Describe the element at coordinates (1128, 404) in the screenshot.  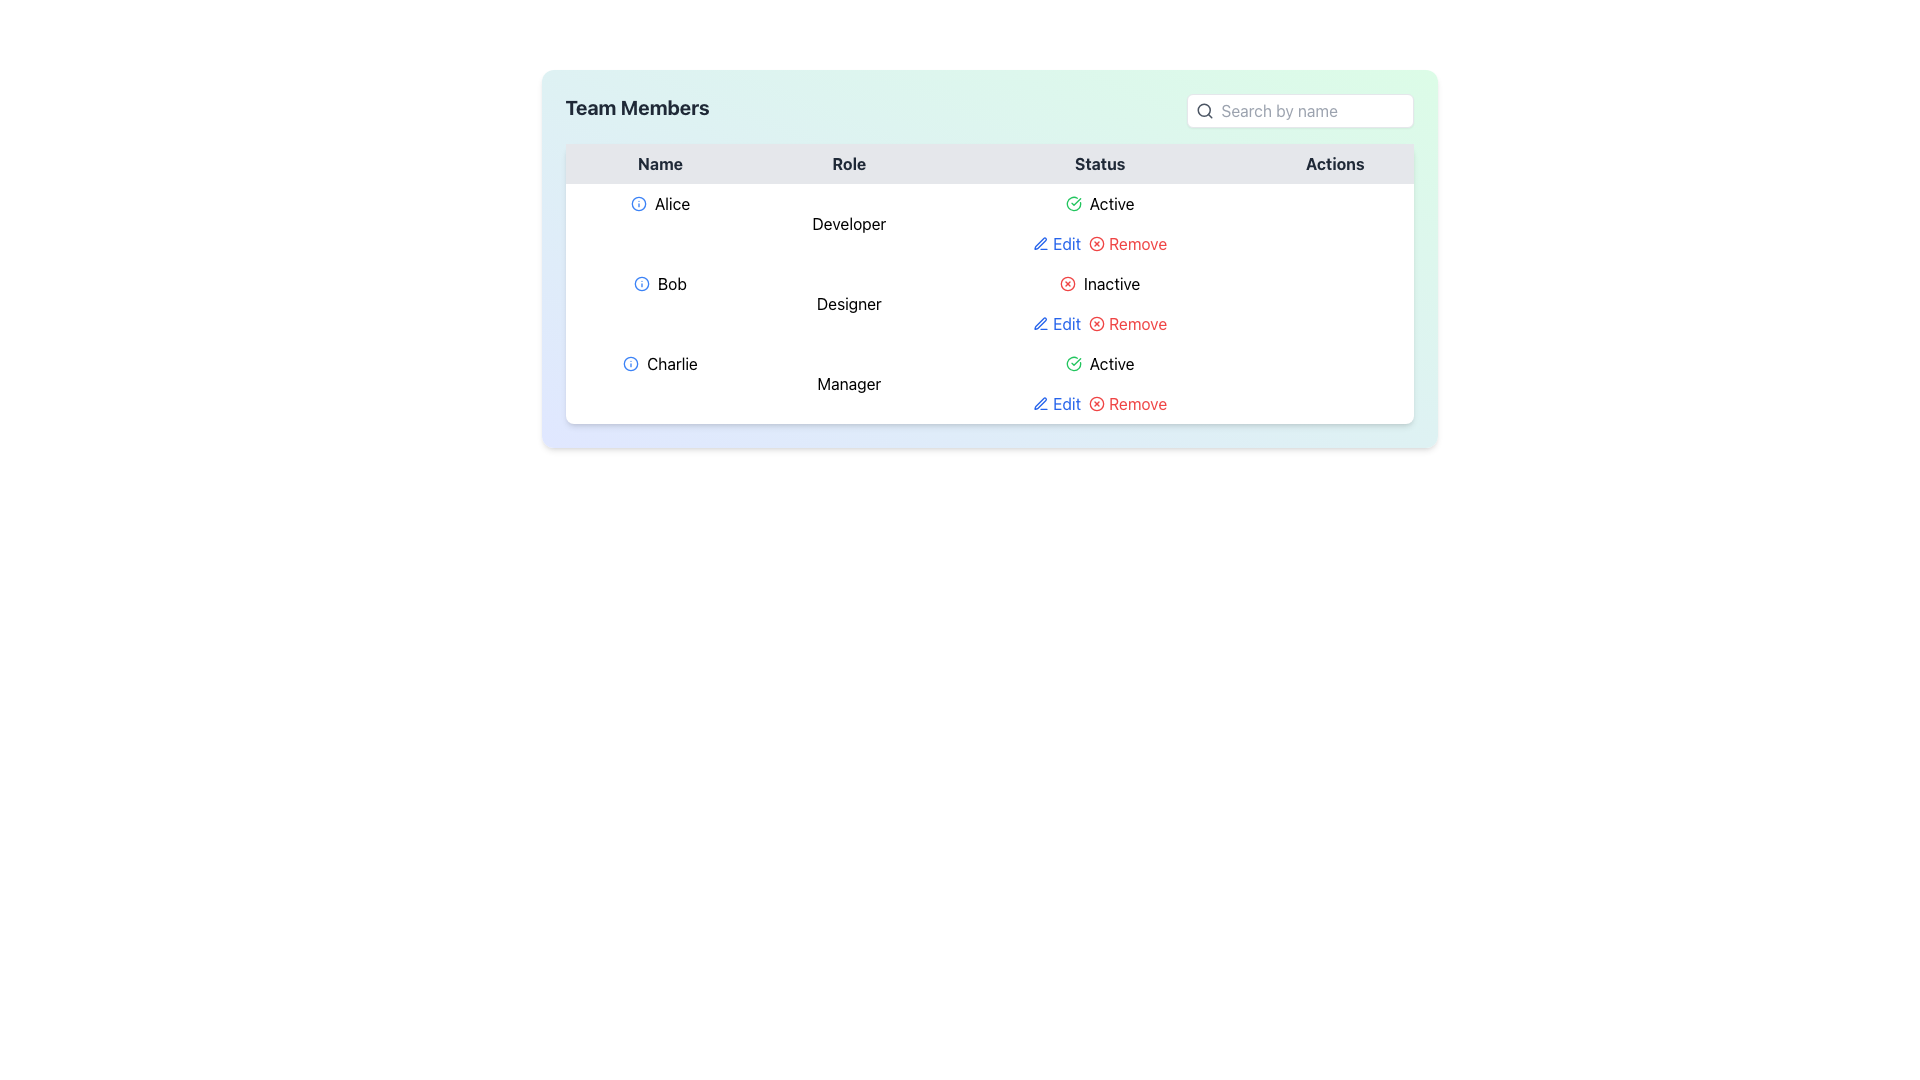
I see `the 'Remove' action link for the member 'Charlie' in the 'Actions' column of the table` at that location.